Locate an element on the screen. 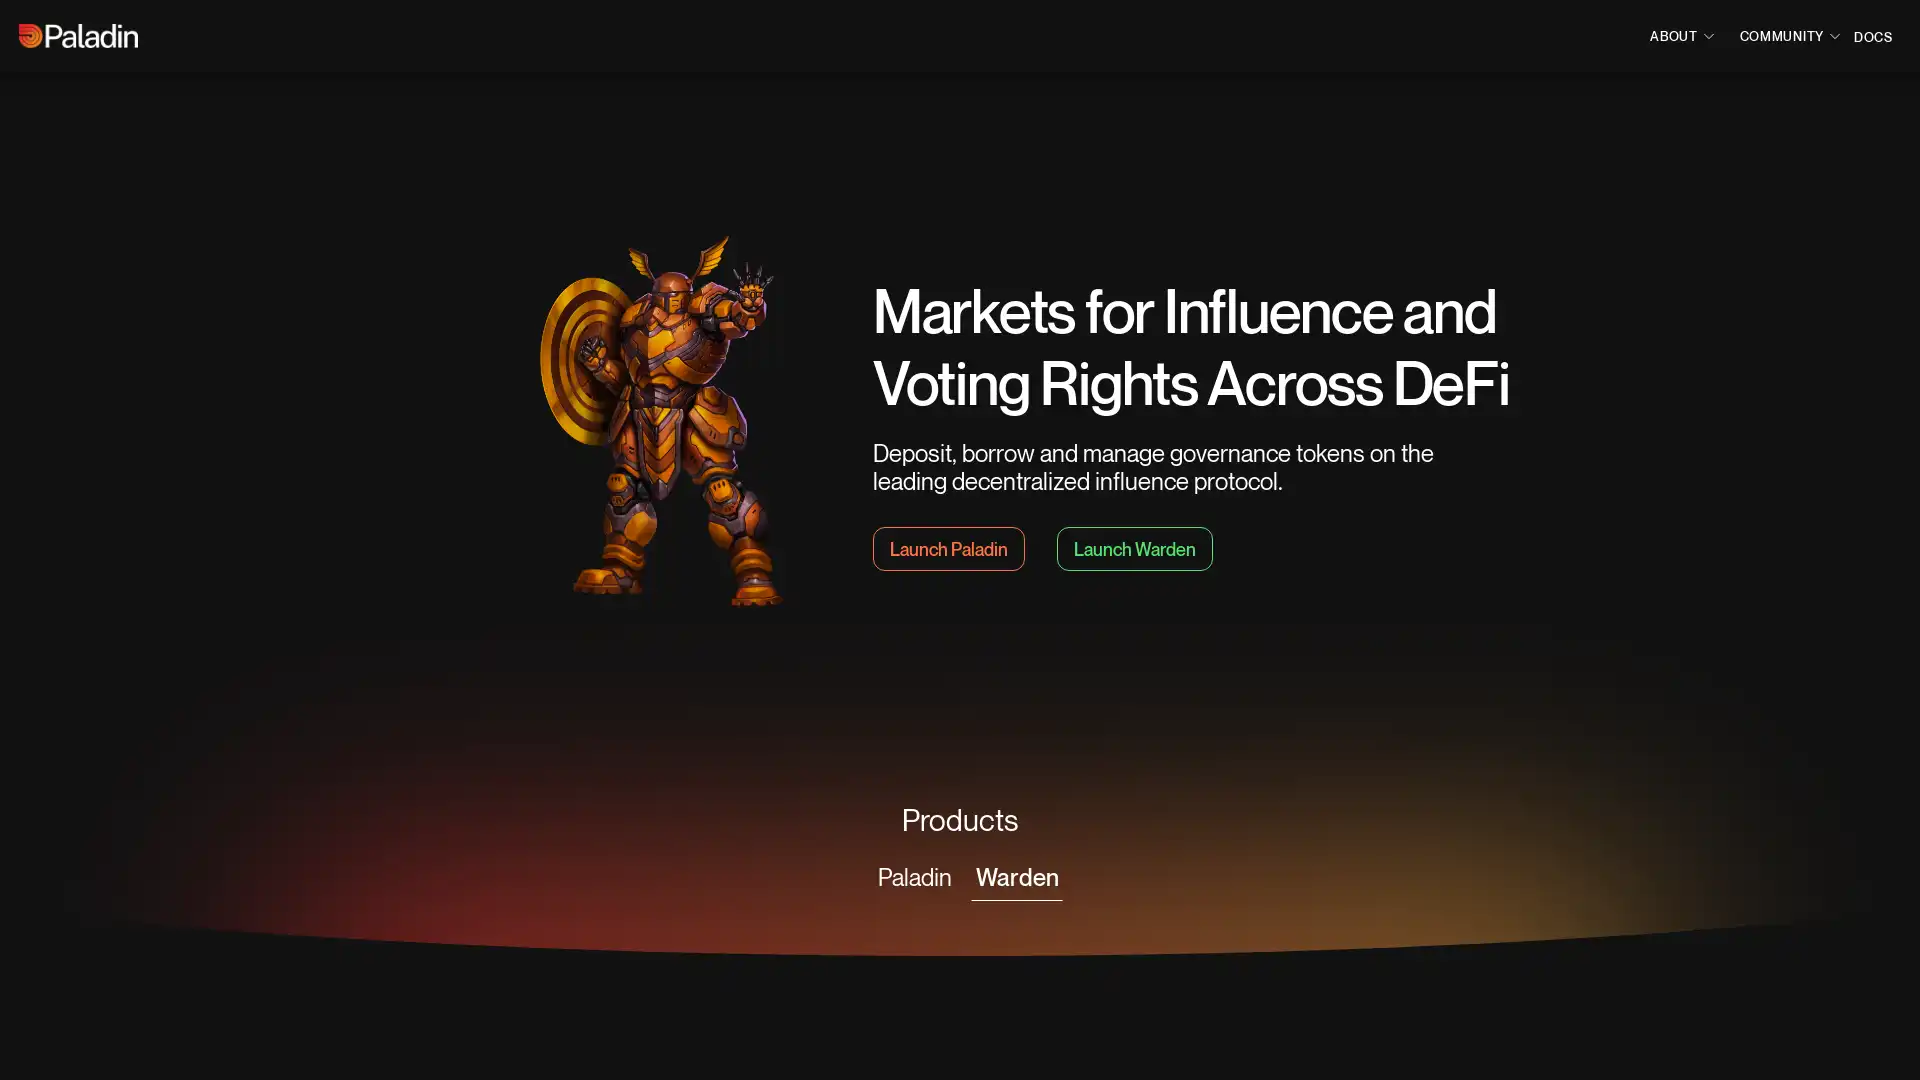 The width and height of the screenshot is (1920, 1080). Launch Warden is located at coordinates (1133, 547).